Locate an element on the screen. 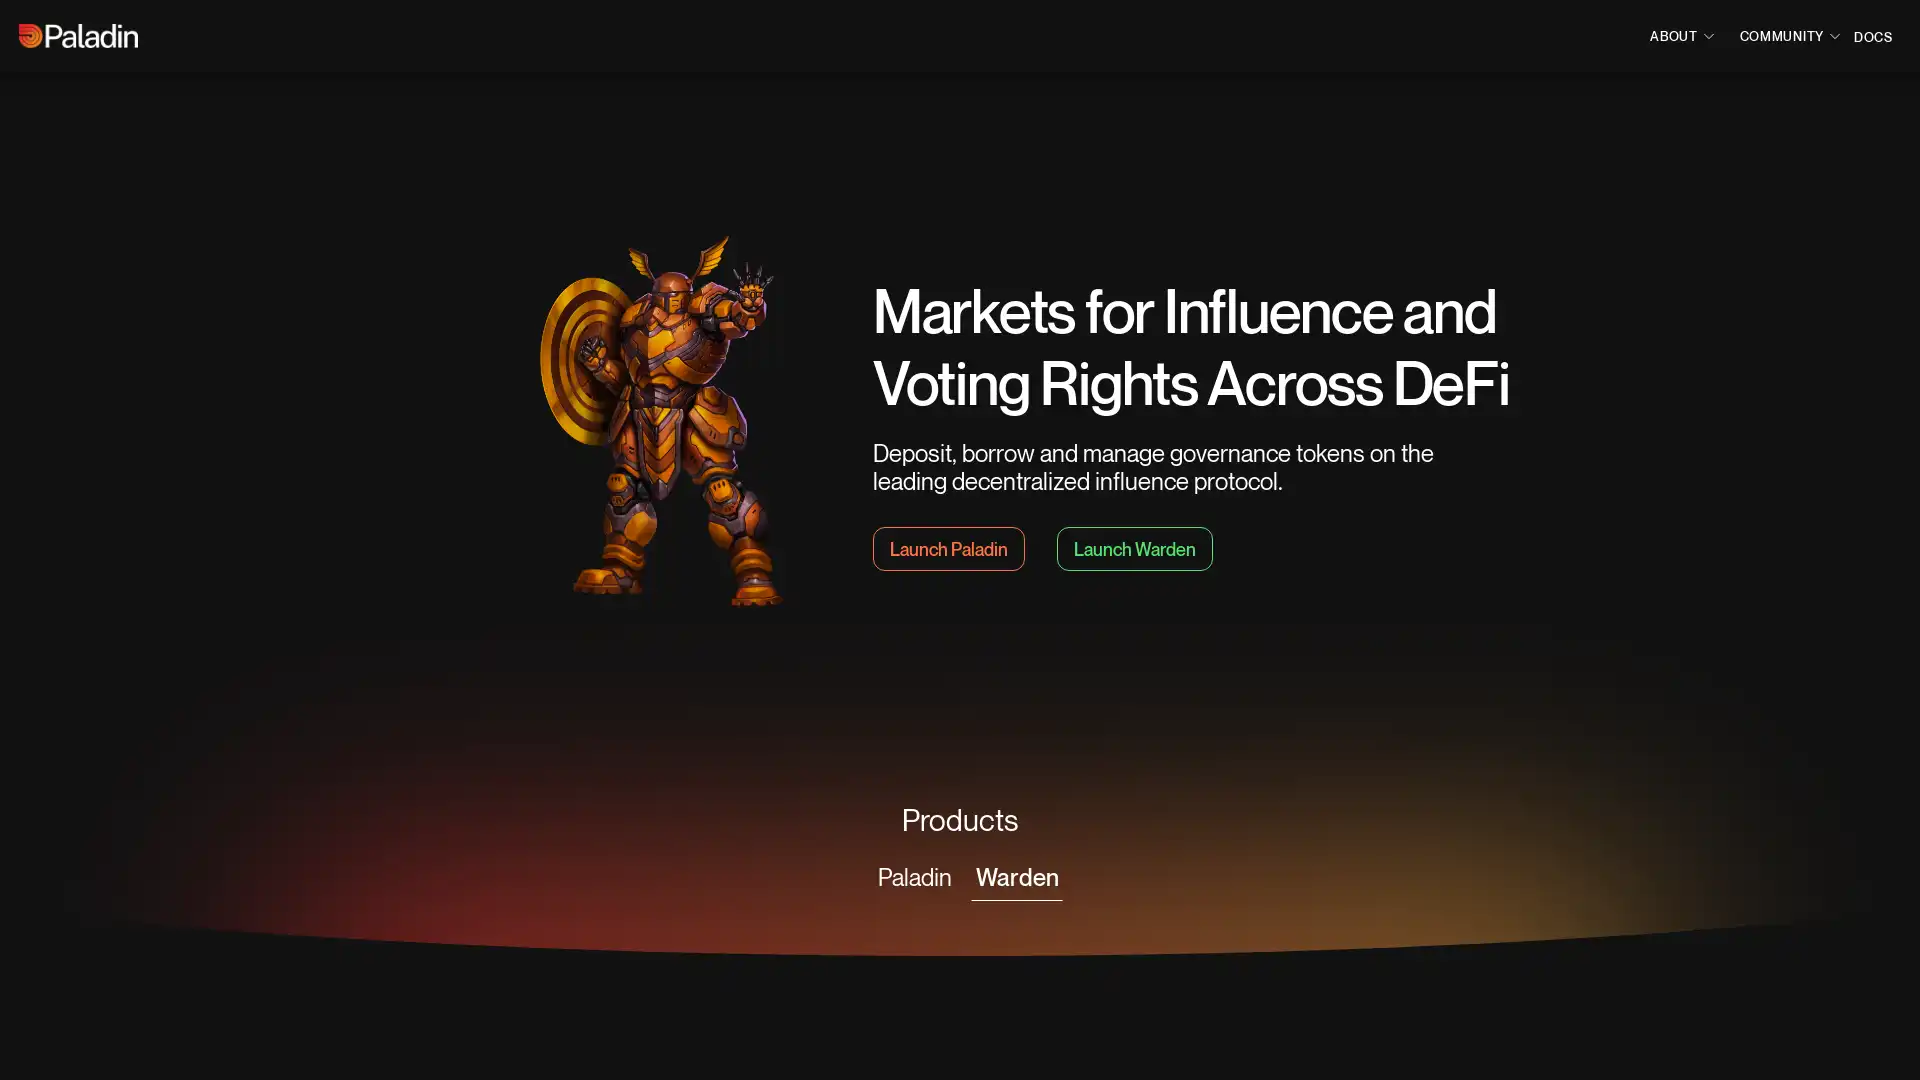 The width and height of the screenshot is (1920, 1080). Launch Warden is located at coordinates (1133, 547).